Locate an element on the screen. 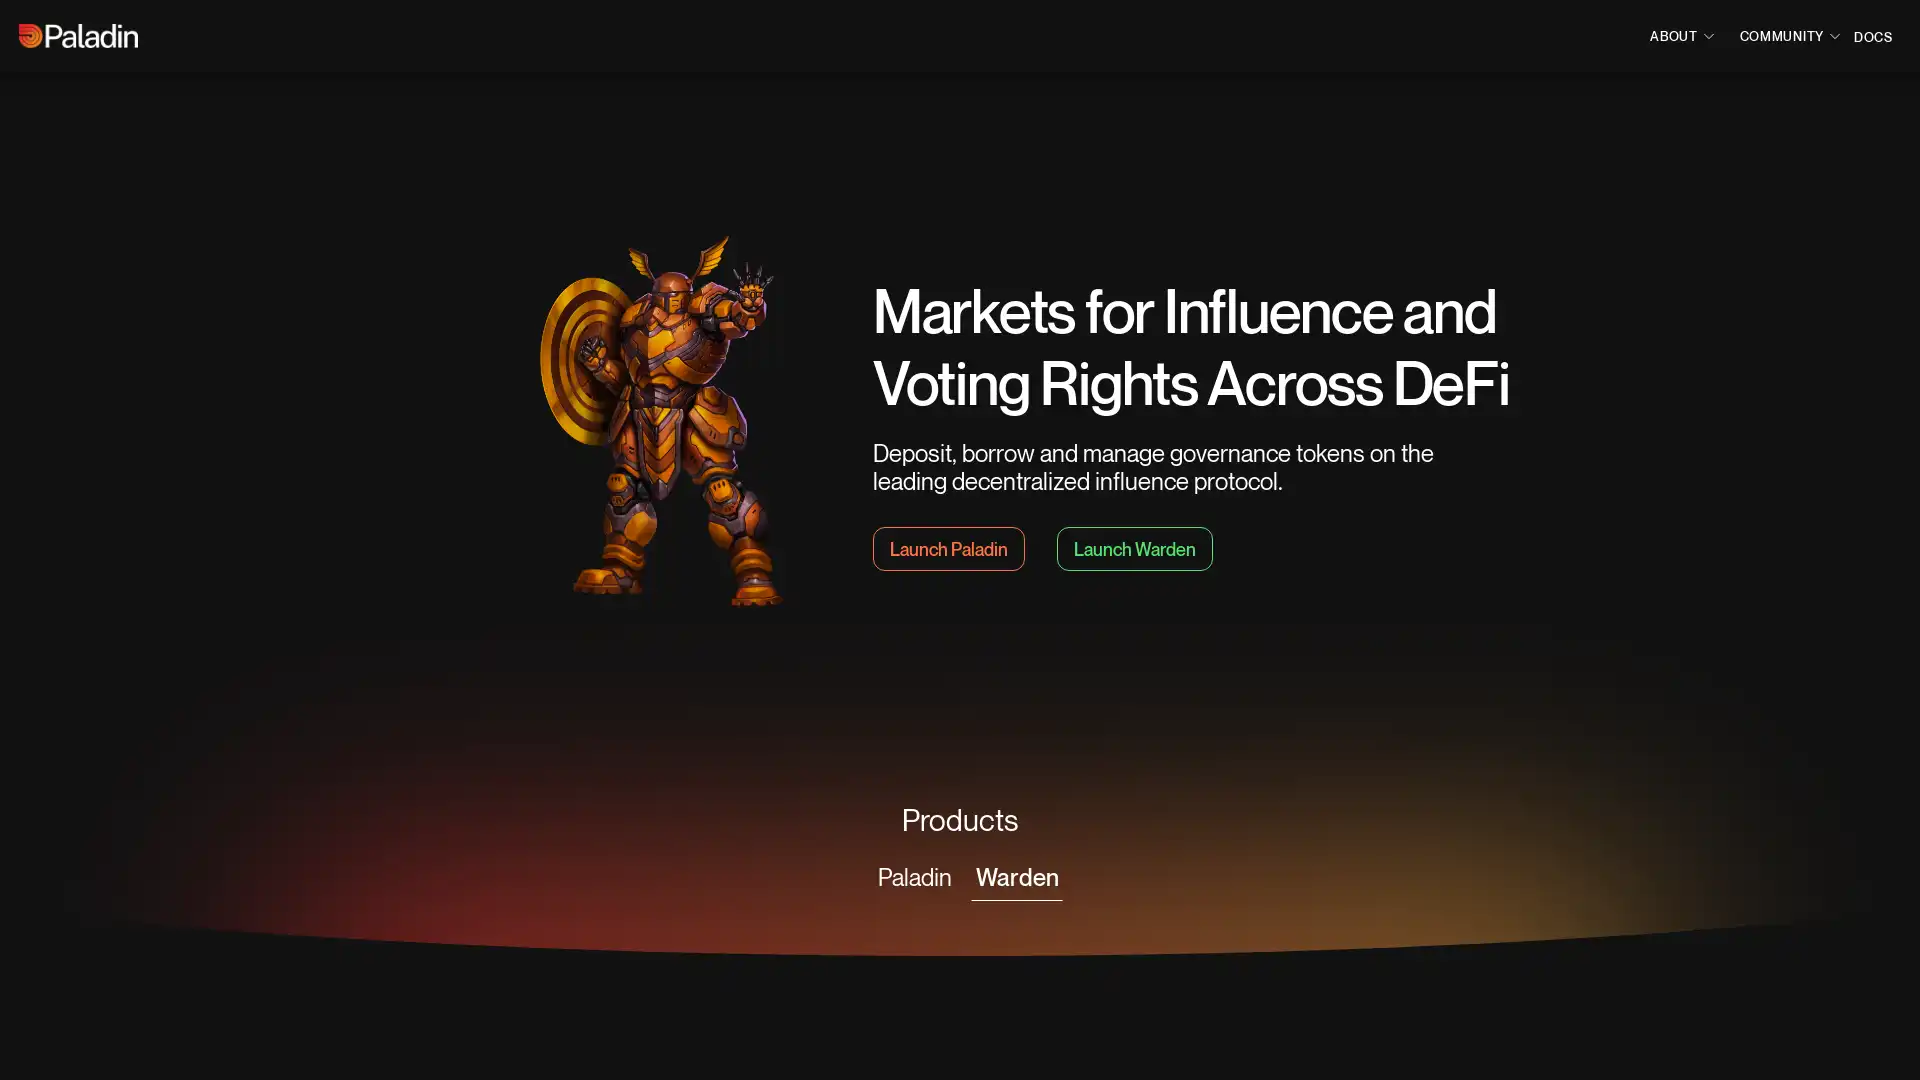 The width and height of the screenshot is (1920, 1080). Launch Warden is located at coordinates (1133, 547).